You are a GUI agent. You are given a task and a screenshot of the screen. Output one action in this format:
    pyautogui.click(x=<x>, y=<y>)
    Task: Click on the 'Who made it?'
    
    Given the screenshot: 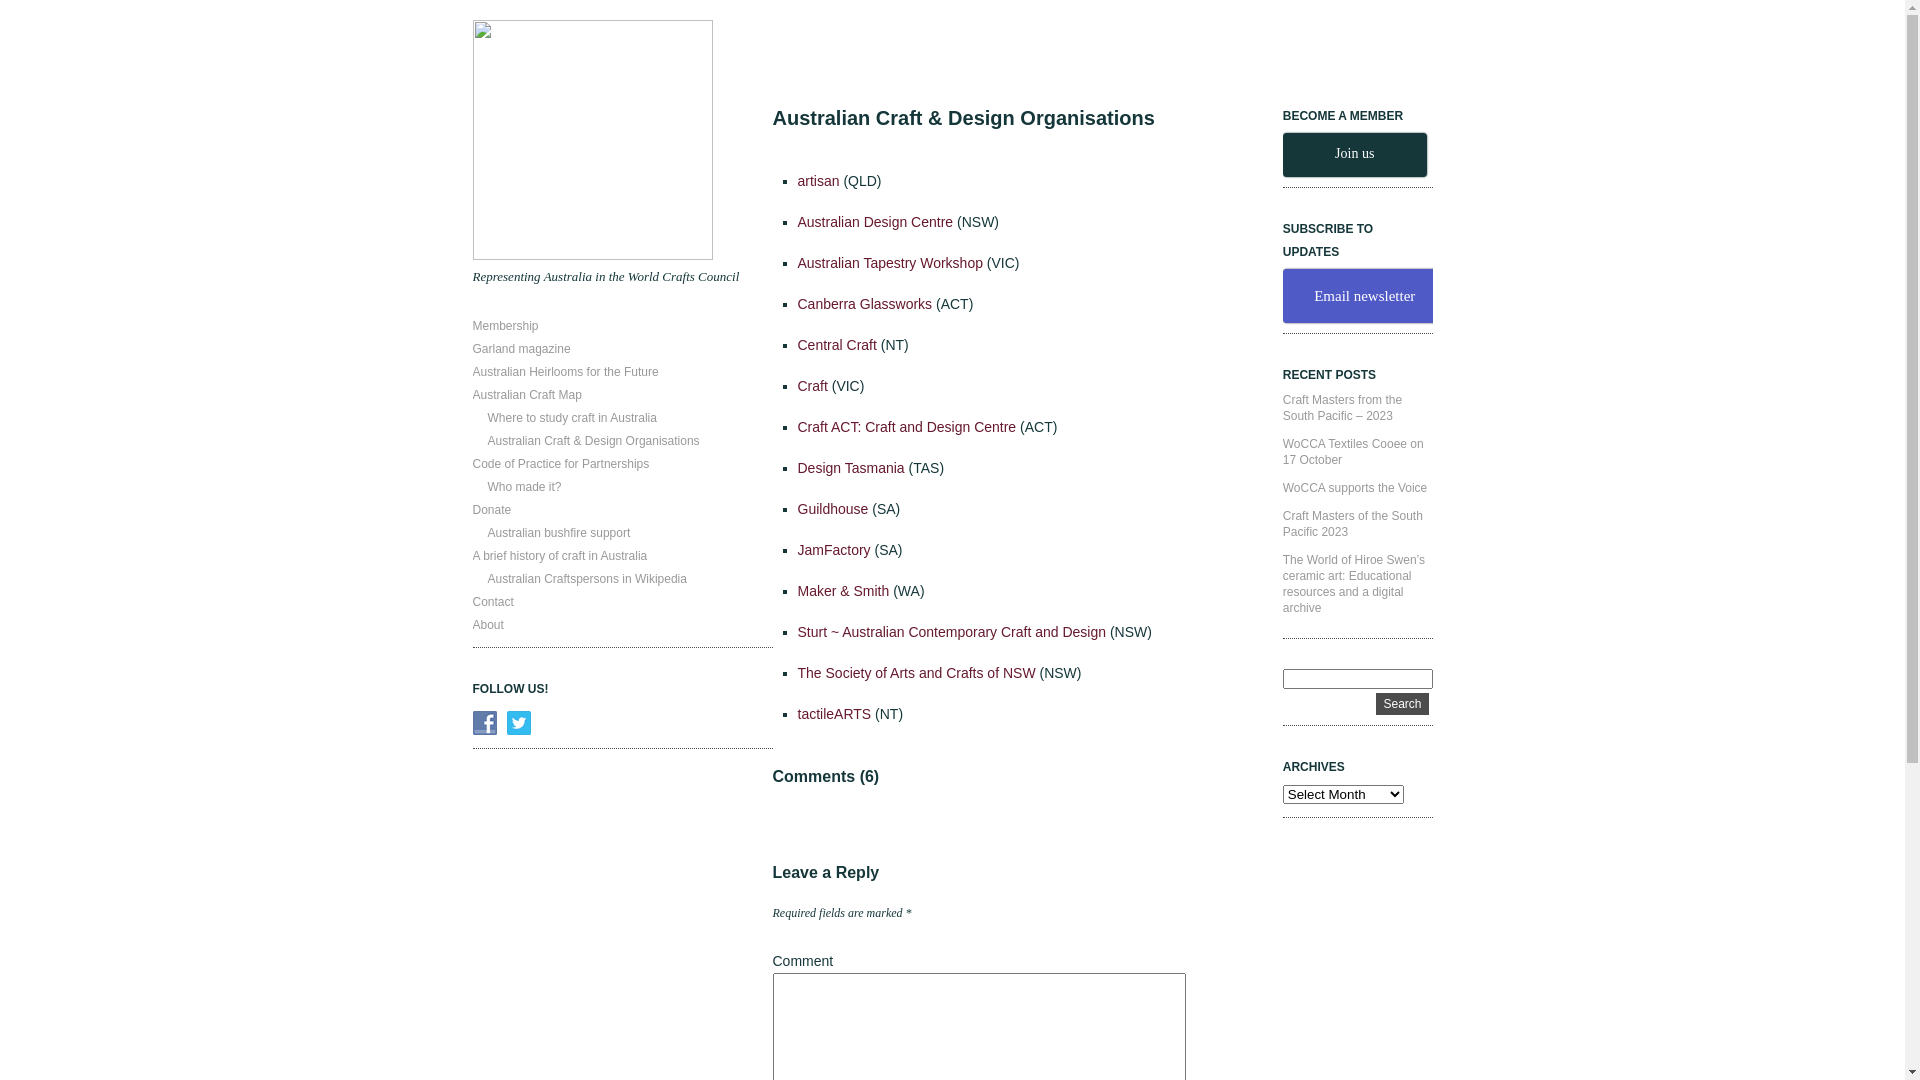 What is the action you would take?
    pyautogui.click(x=524, y=486)
    